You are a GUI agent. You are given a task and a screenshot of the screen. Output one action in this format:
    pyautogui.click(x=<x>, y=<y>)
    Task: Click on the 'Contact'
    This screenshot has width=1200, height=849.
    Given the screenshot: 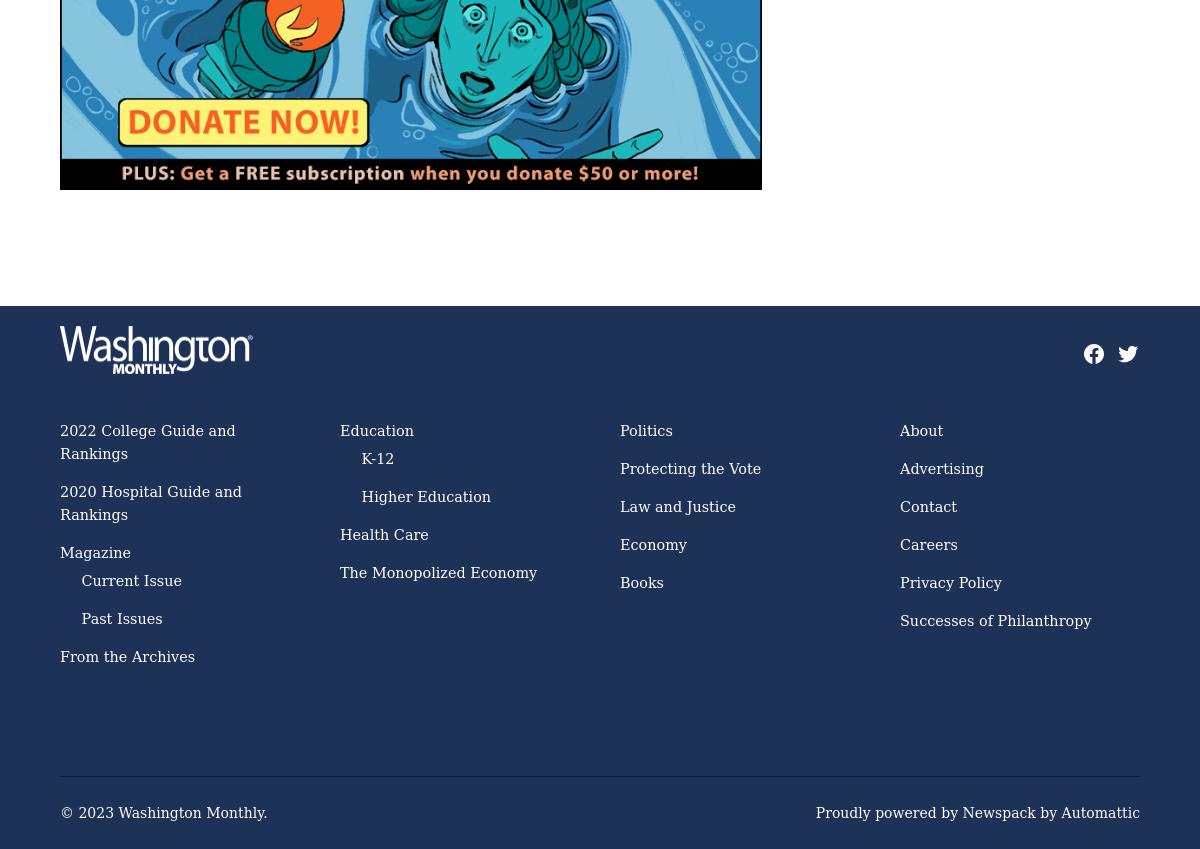 What is the action you would take?
    pyautogui.click(x=928, y=506)
    